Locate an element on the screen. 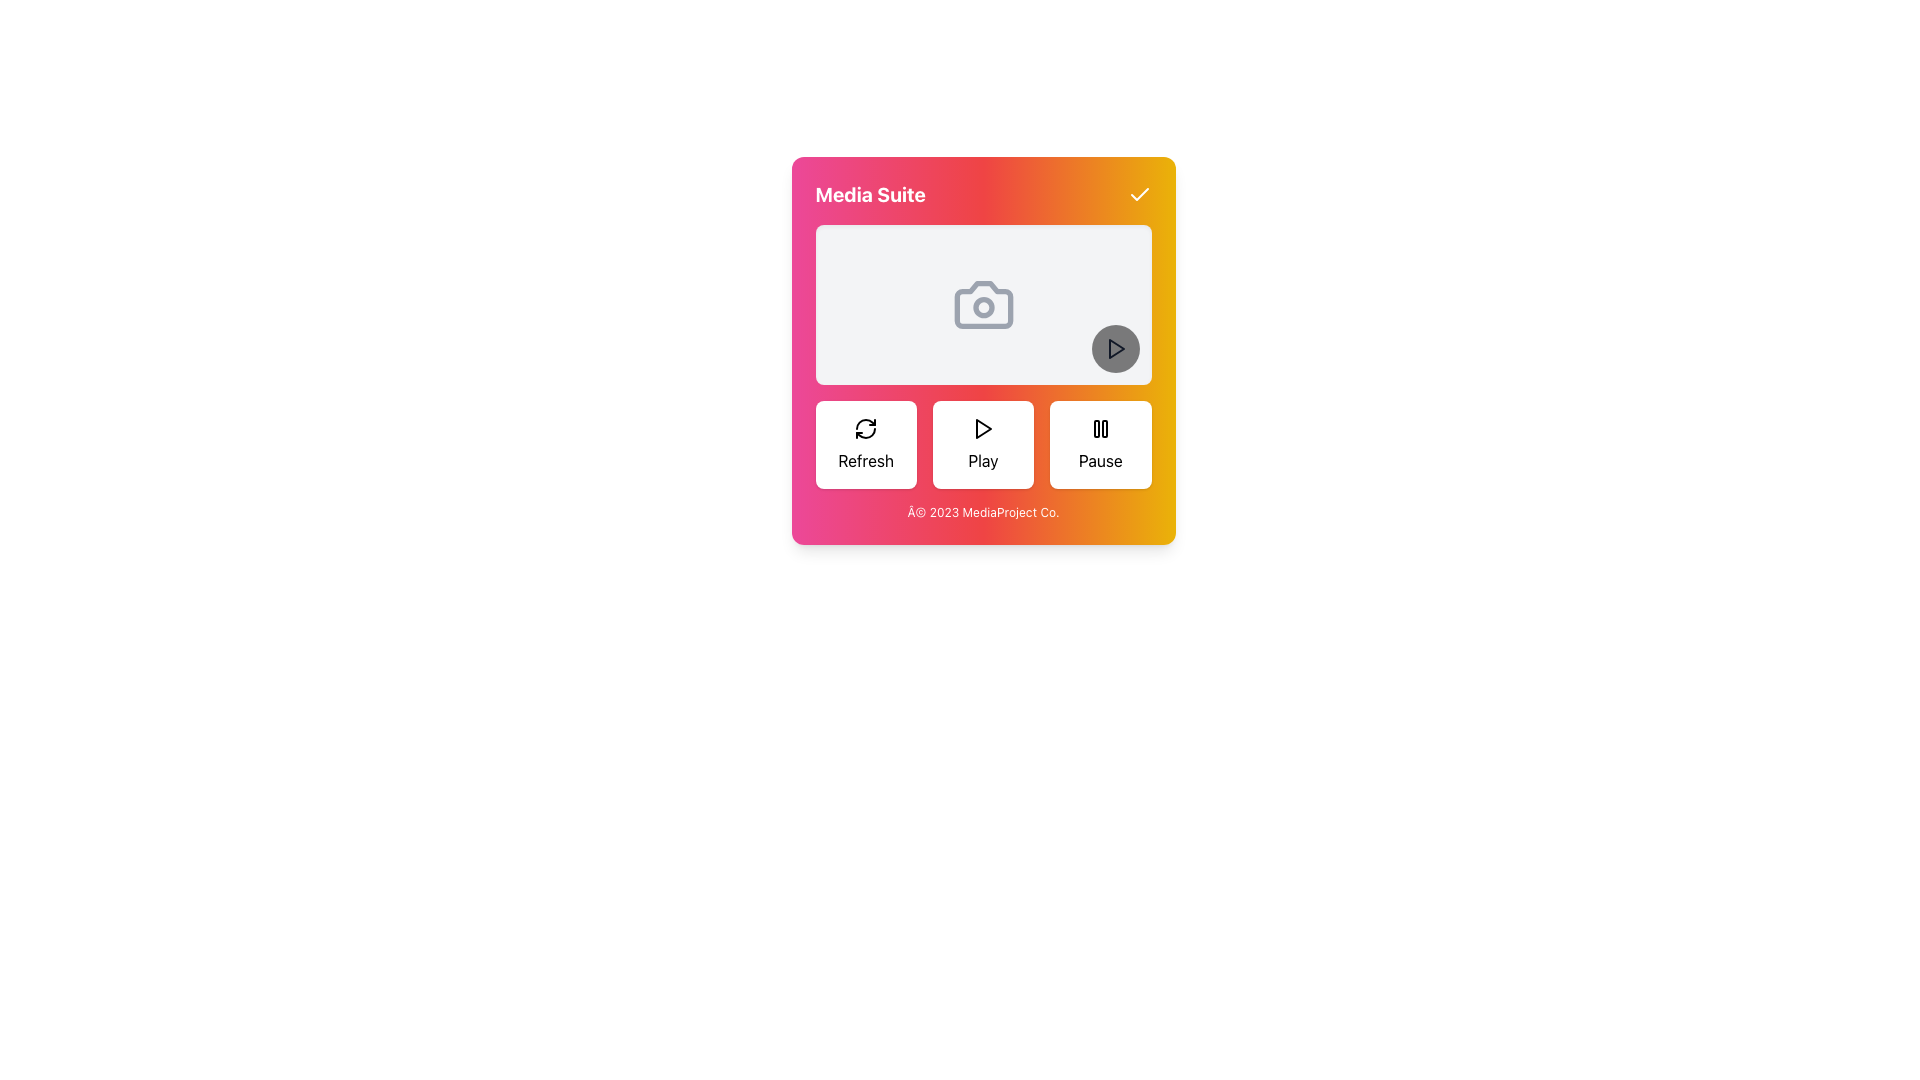 Image resolution: width=1920 pixels, height=1080 pixels. the right bar of the pause icon, which is a narrow vertical rectangle with rounded corners, located within the button labeled 'Pause' is located at coordinates (1103, 427).